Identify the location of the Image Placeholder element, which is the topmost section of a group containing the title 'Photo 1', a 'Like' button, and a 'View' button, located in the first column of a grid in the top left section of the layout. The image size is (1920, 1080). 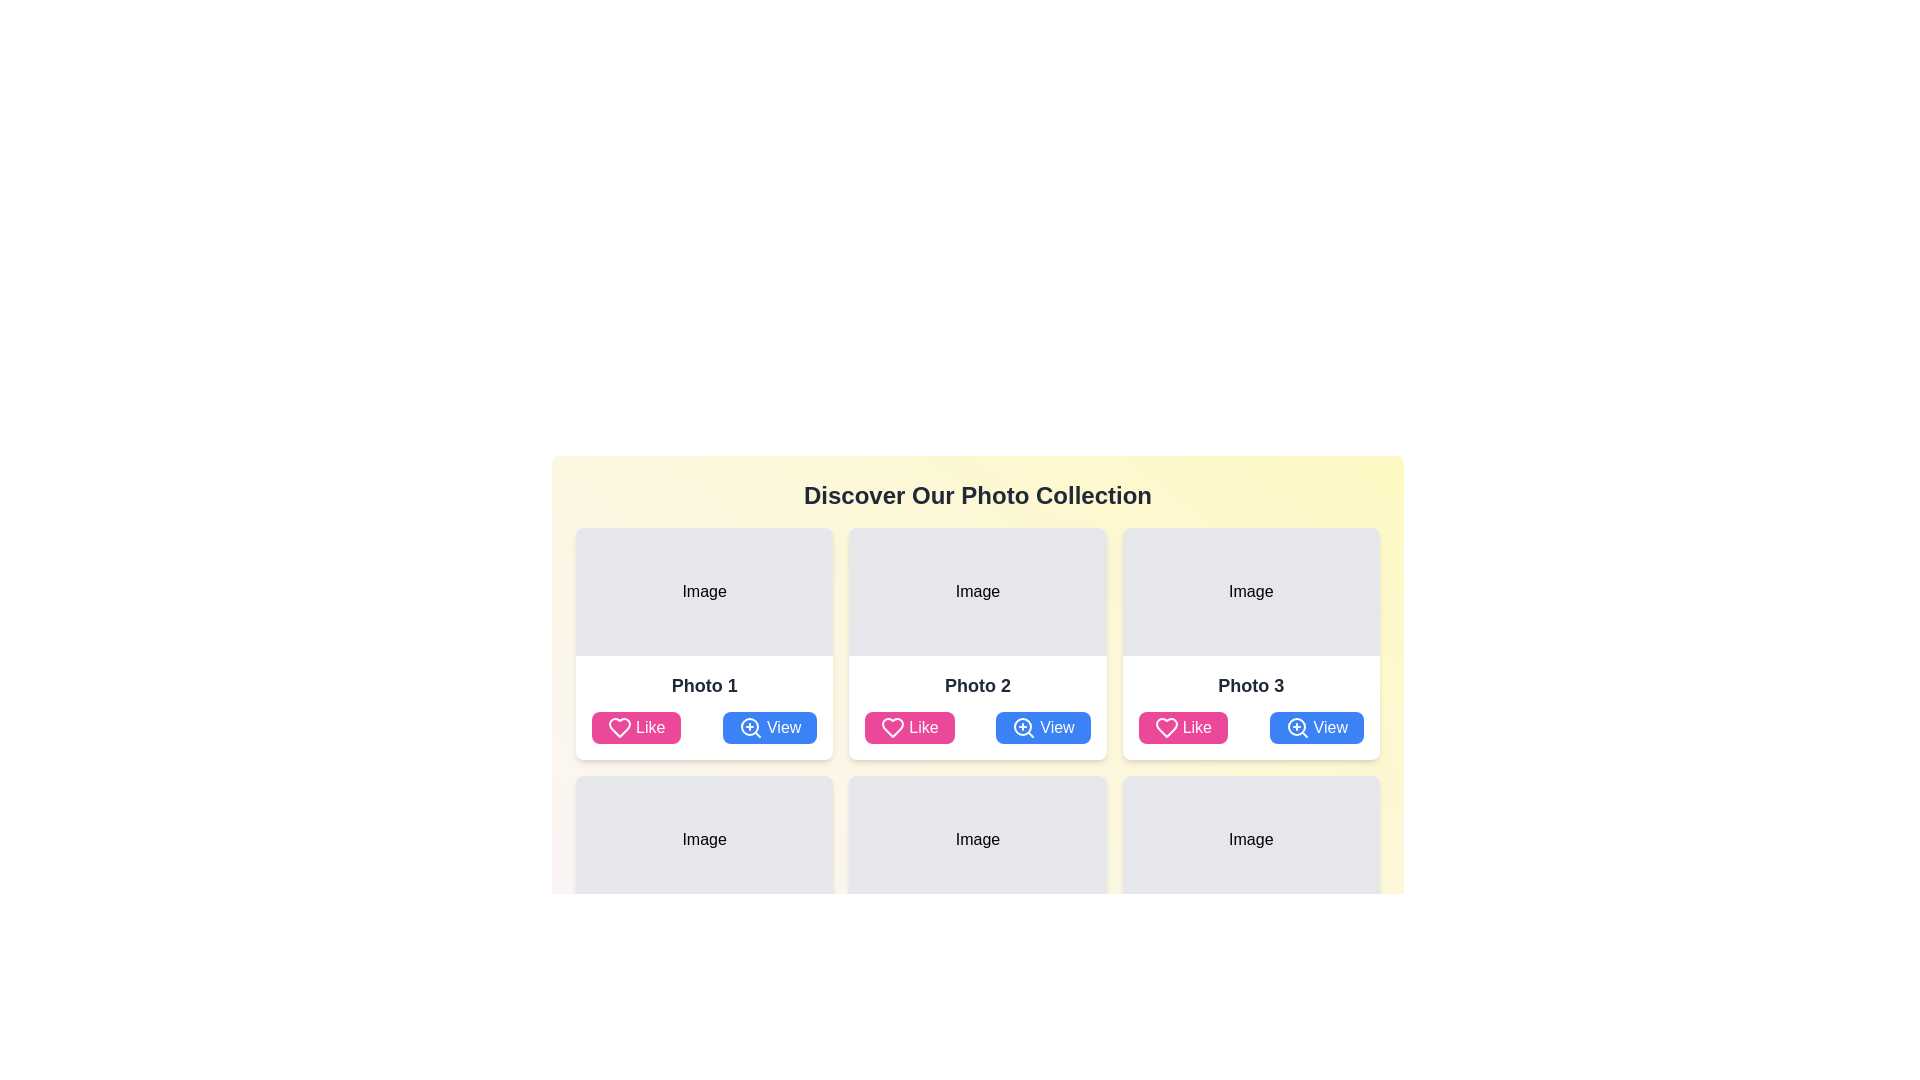
(704, 590).